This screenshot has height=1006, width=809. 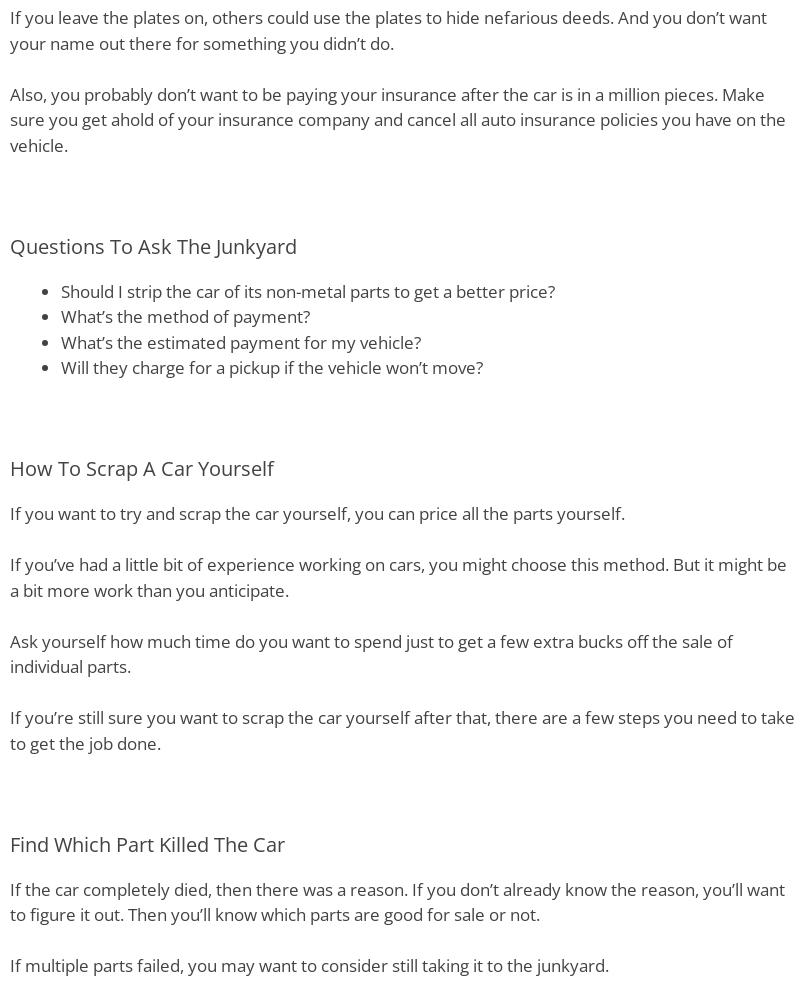 What do you see at coordinates (10, 887) in the screenshot?
I see `'If the car completely died, then there was a reason.'` at bounding box center [10, 887].